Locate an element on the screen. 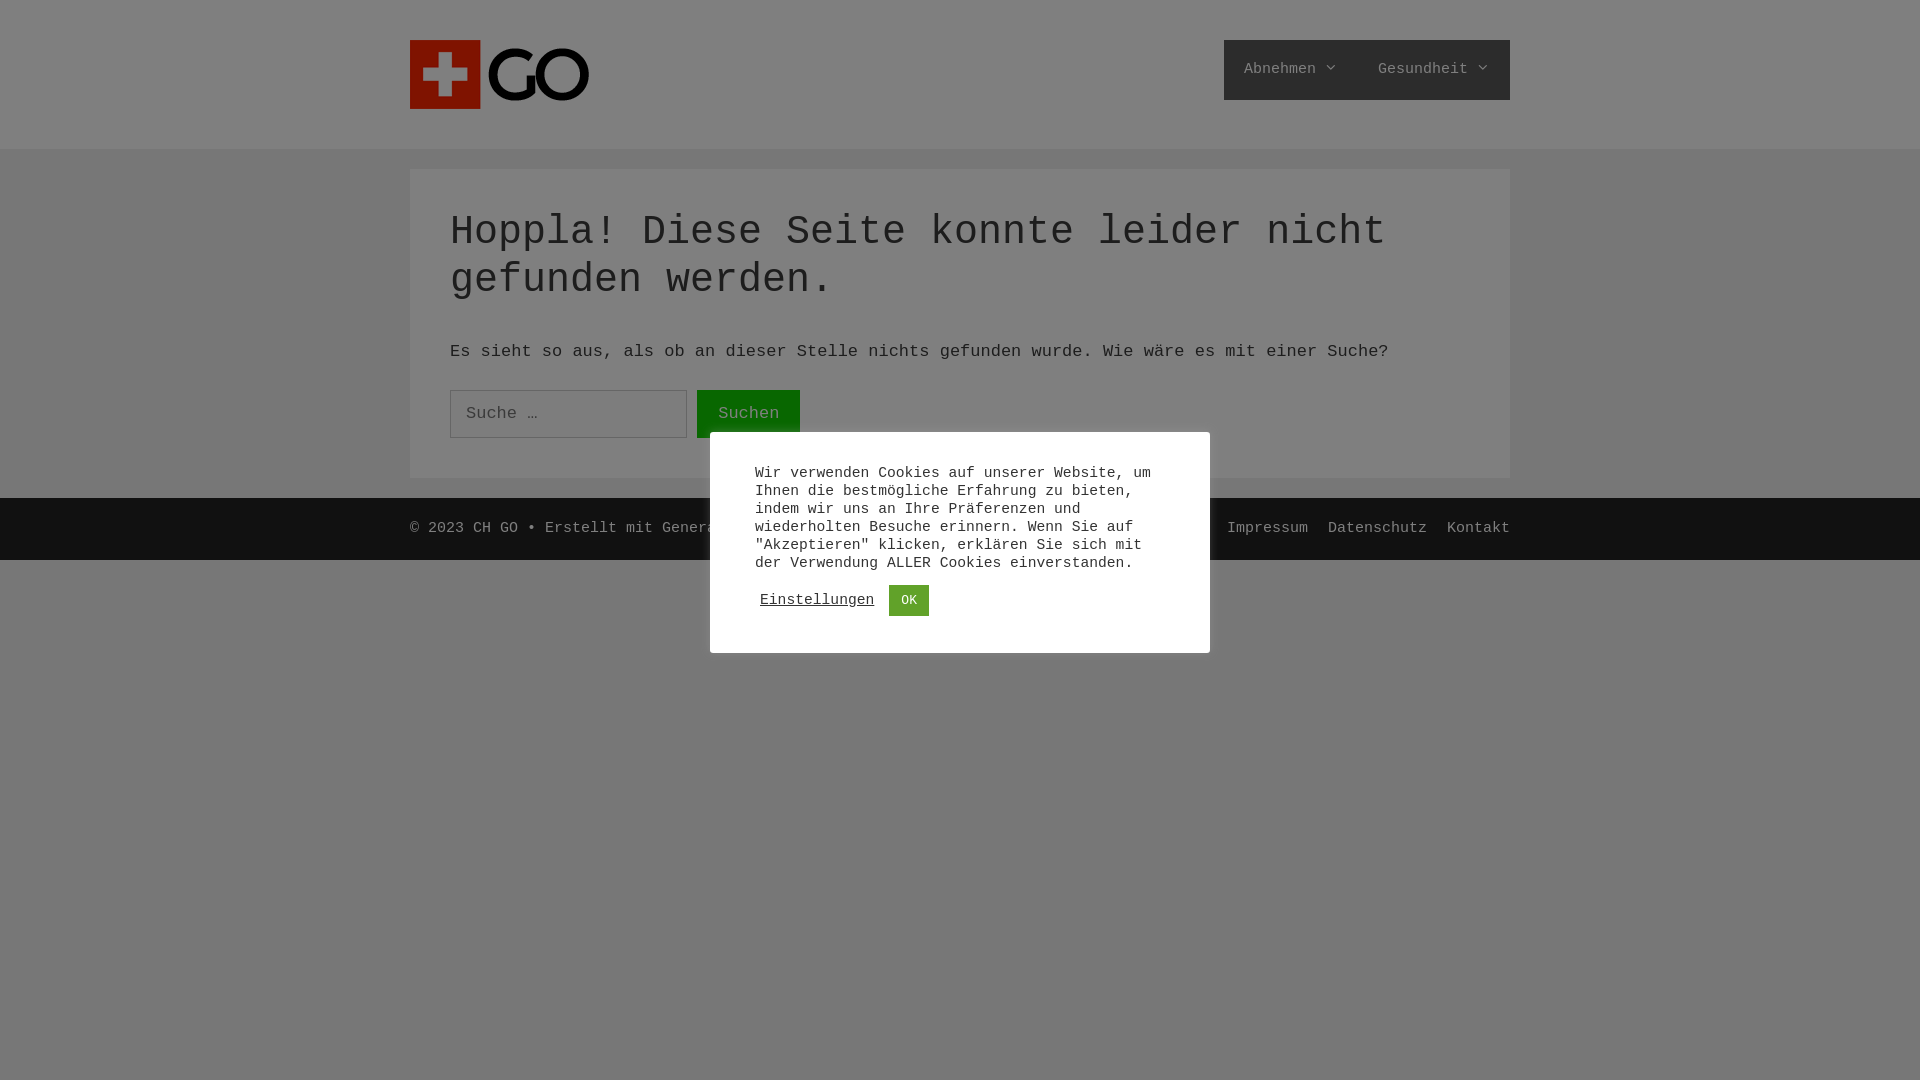 The image size is (1920, 1080). 'Datenschutz' is located at coordinates (1328, 527).